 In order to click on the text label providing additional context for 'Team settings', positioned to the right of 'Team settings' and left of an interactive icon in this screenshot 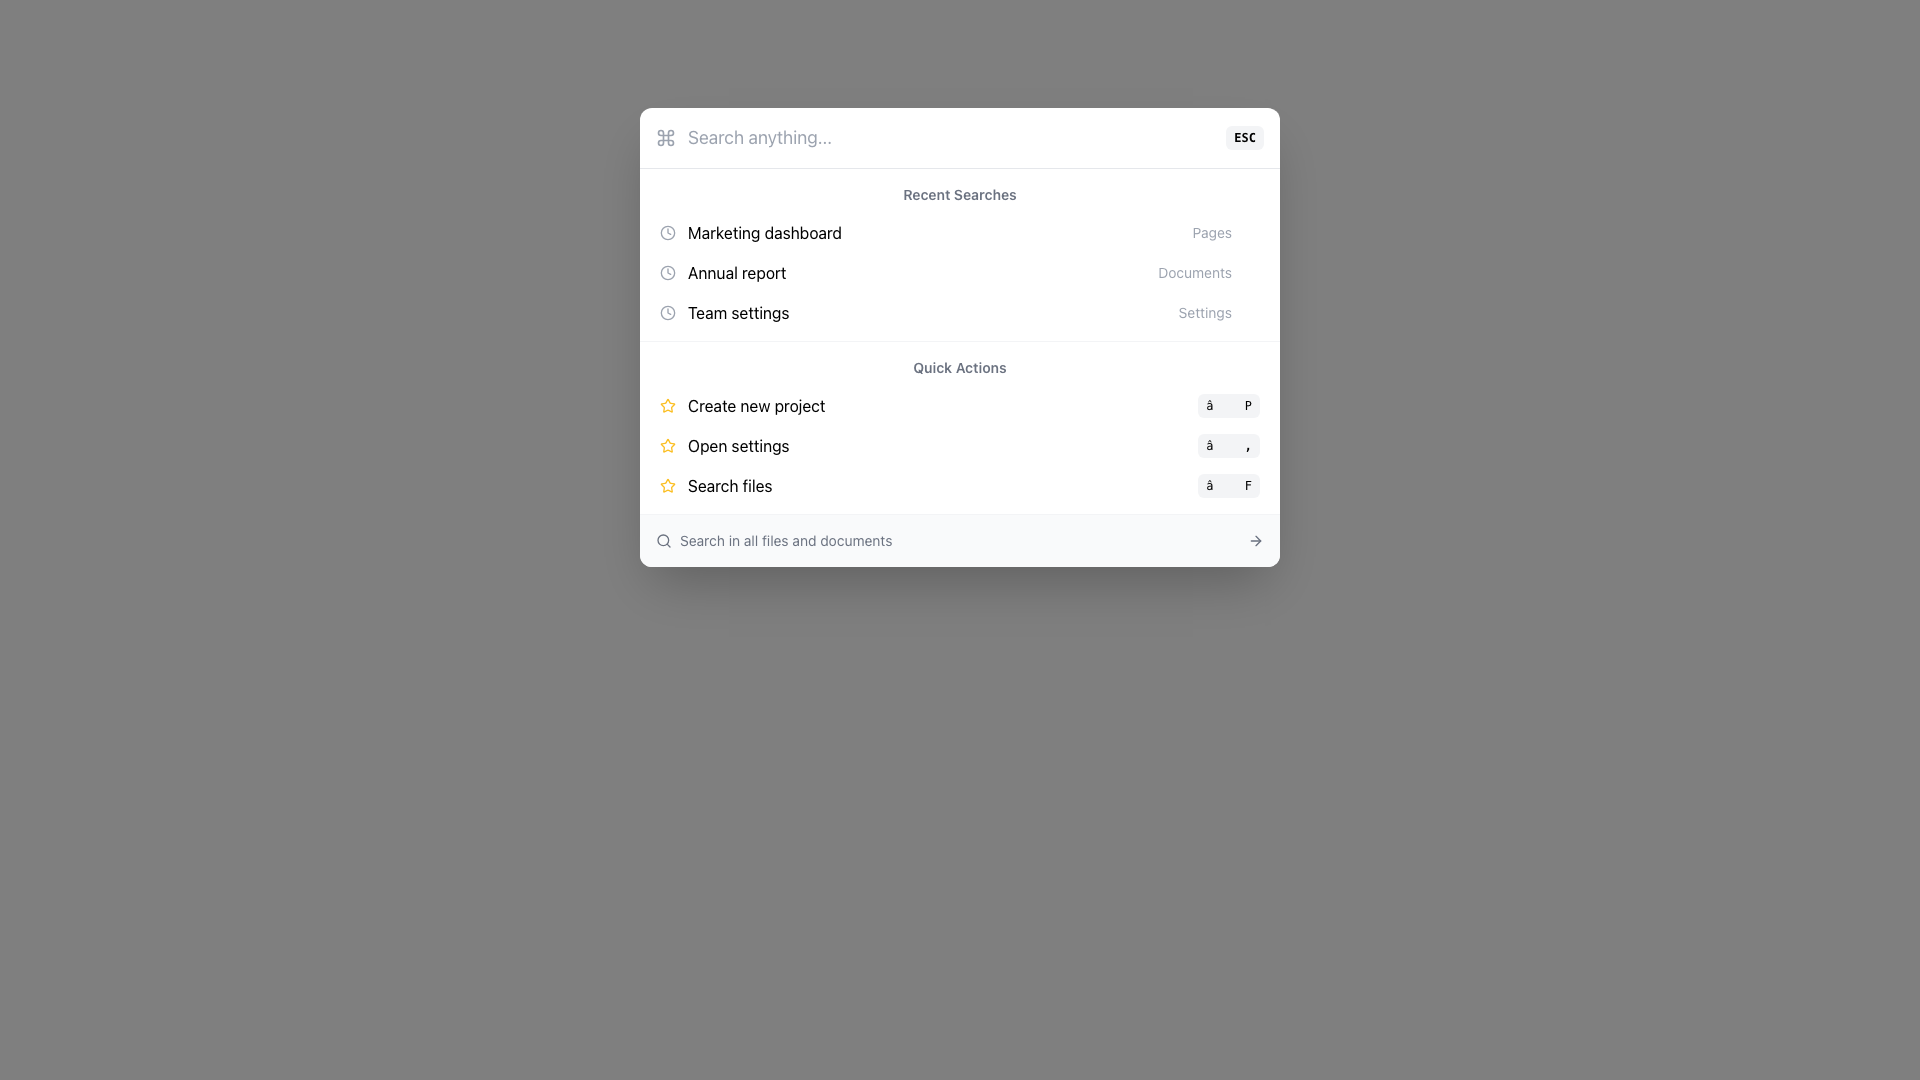, I will do `click(1204, 312)`.